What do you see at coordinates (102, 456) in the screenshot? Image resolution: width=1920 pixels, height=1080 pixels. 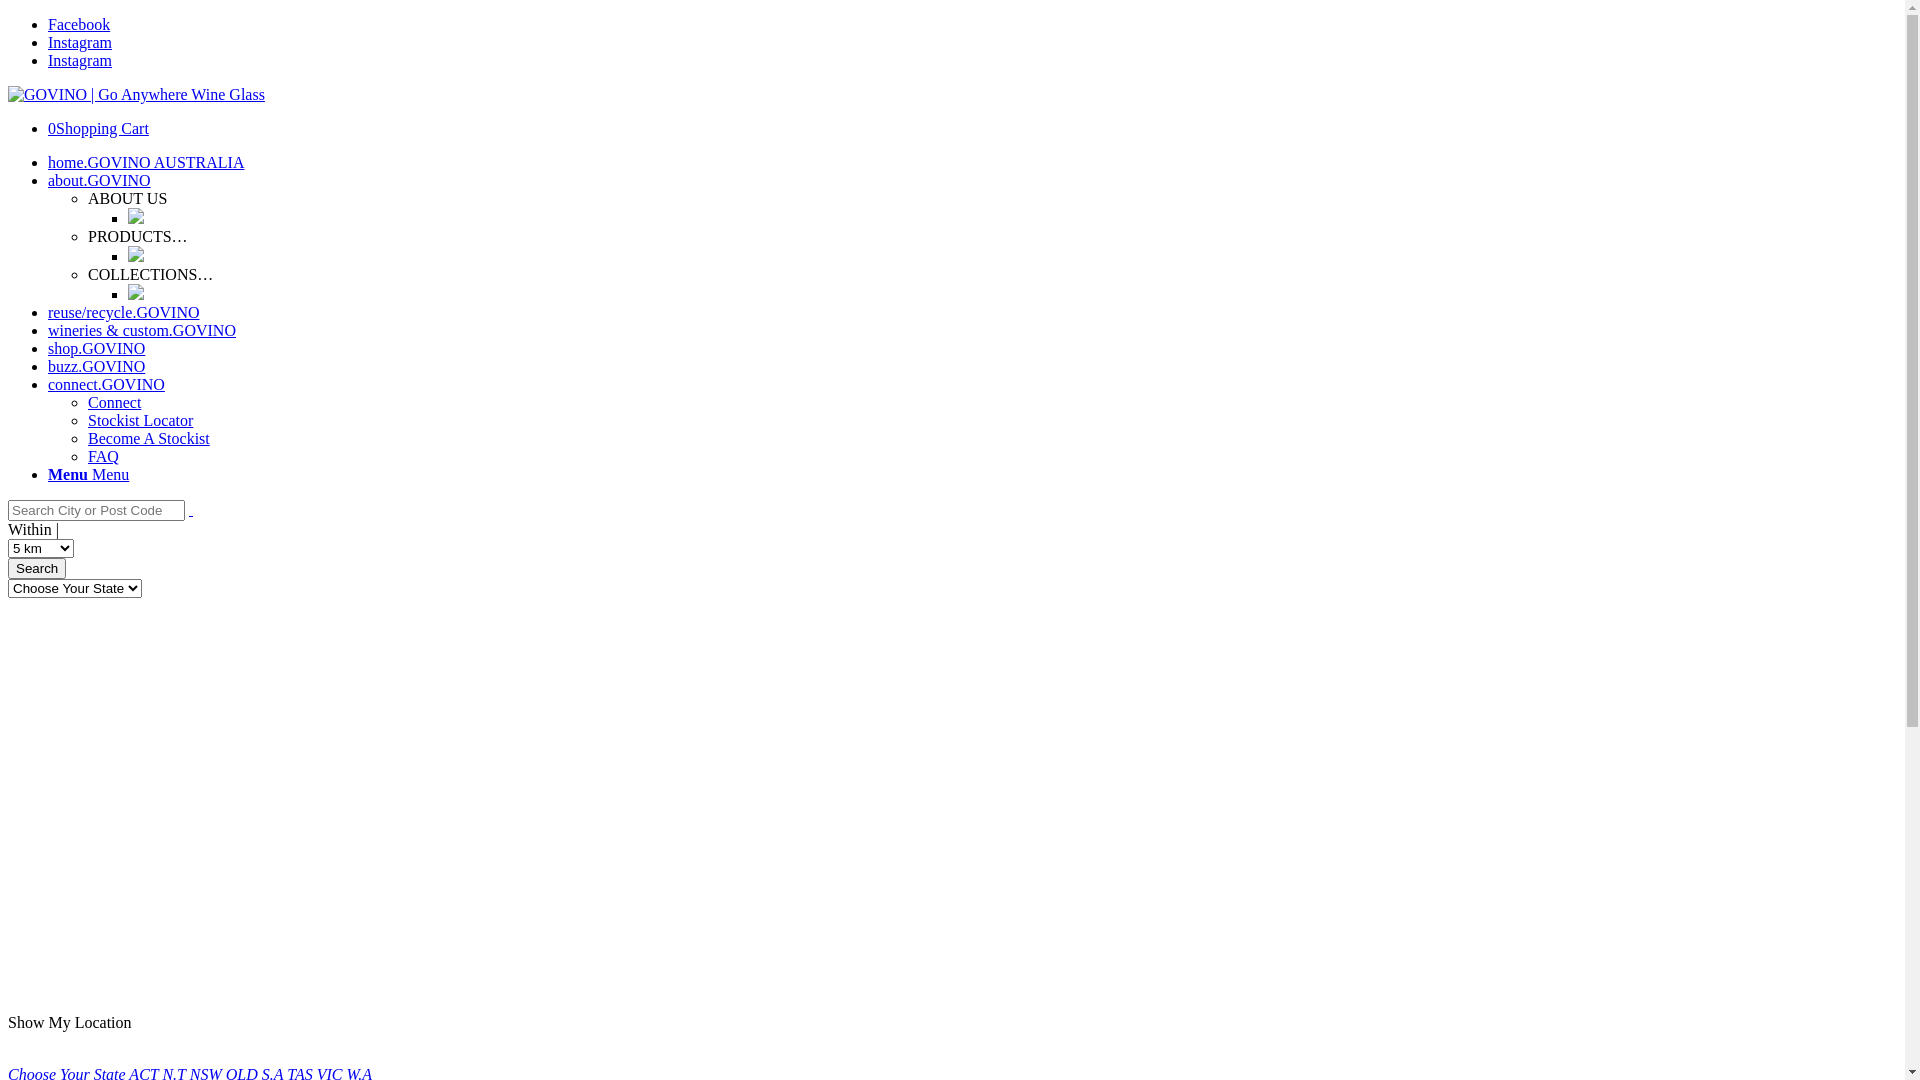 I see `'FAQ'` at bounding box center [102, 456].